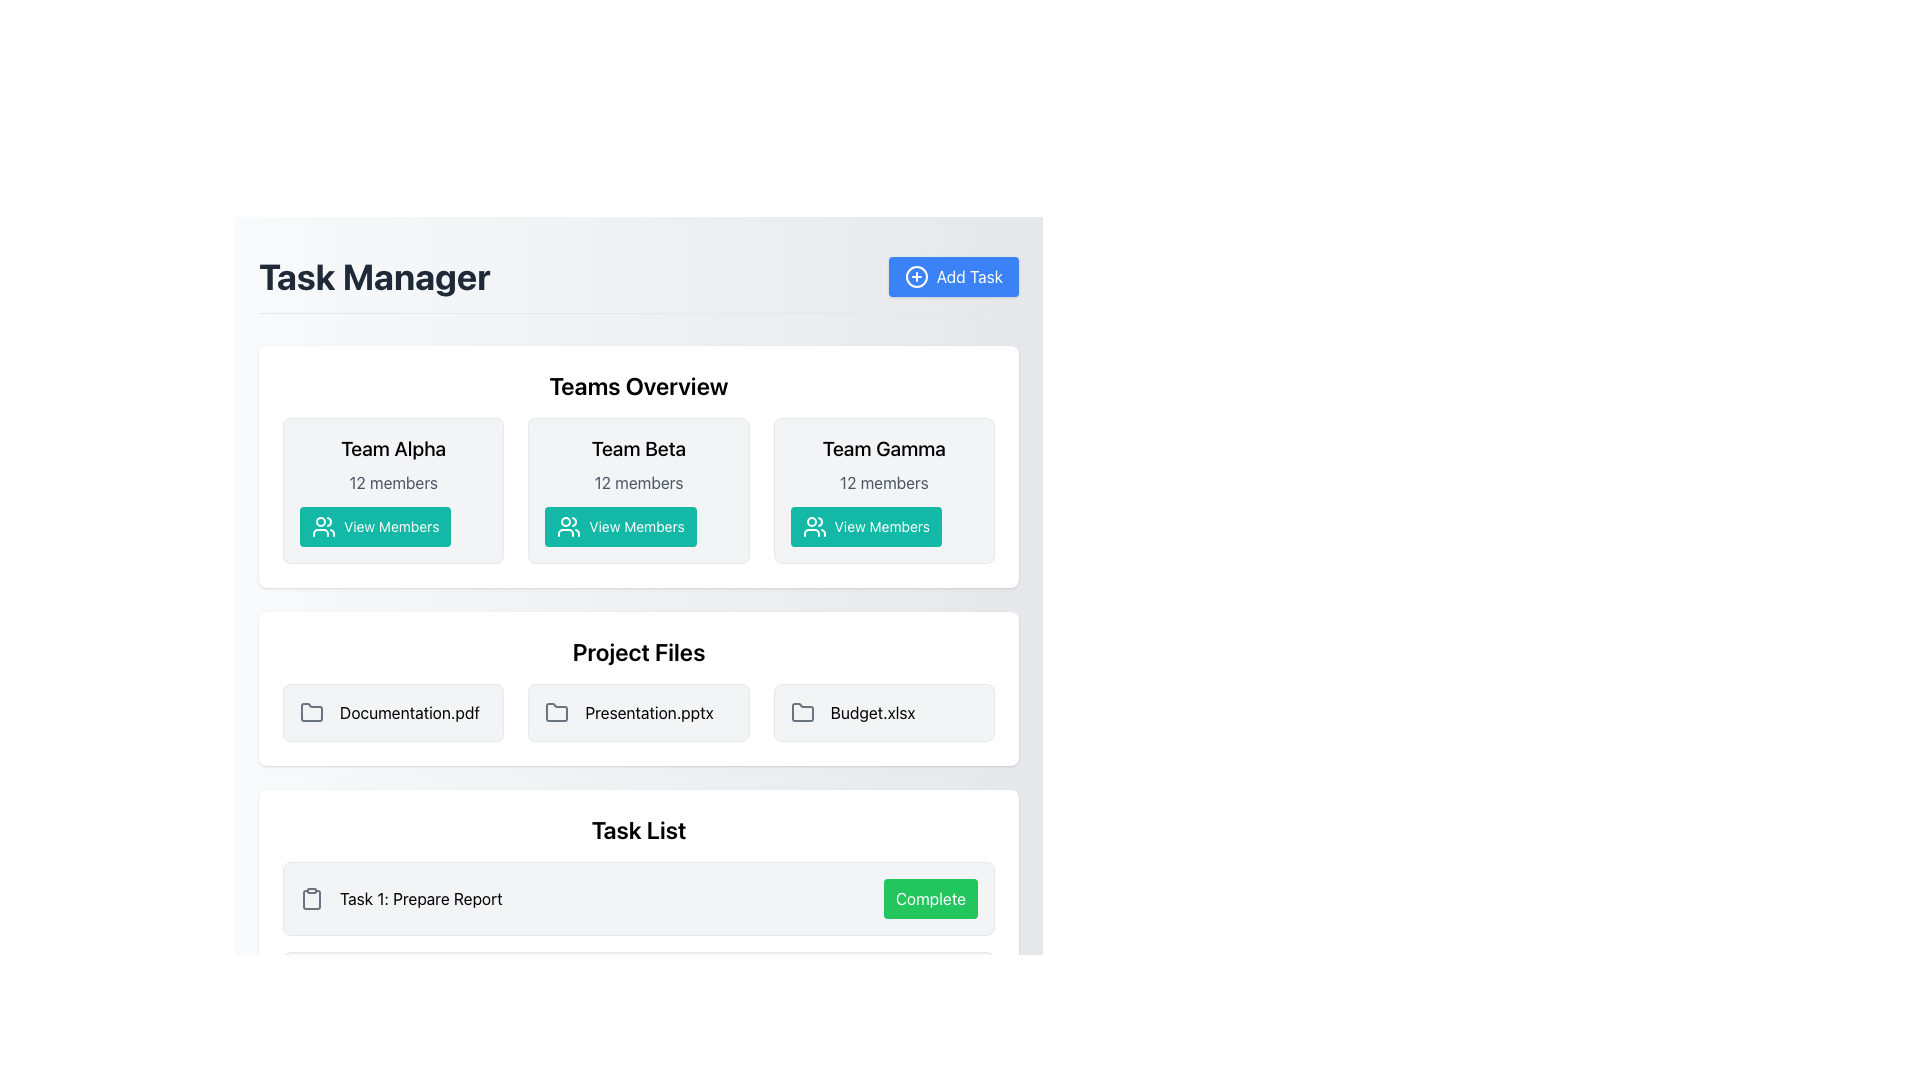 This screenshot has height=1080, width=1920. What do you see at coordinates (393, 447) in the screenshot?
I see `and understand the text displaying the team name located at the top of the card, above the team members line and the 'View Members' button` at bounding box center [393, 447].